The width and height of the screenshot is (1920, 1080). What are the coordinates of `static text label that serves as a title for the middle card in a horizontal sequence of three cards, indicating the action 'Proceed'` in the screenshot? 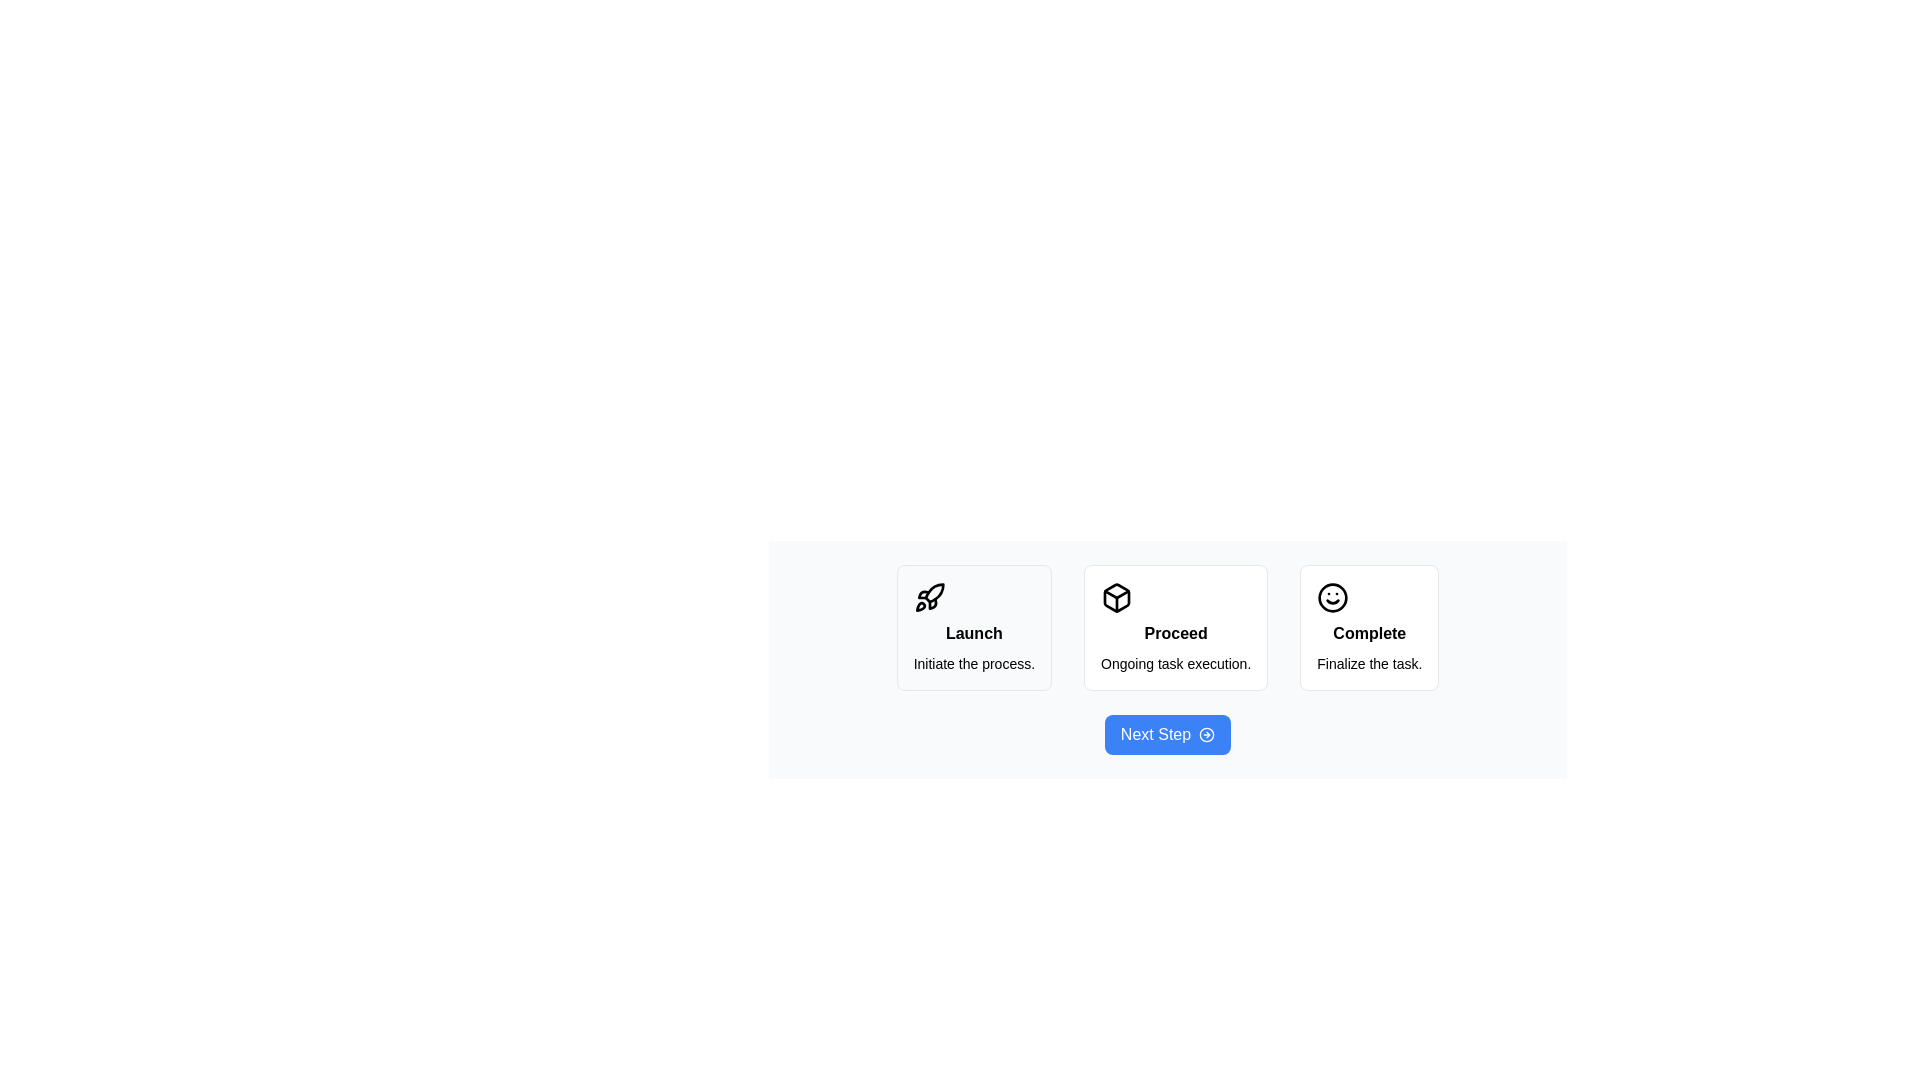 It's located at (1176, 633).